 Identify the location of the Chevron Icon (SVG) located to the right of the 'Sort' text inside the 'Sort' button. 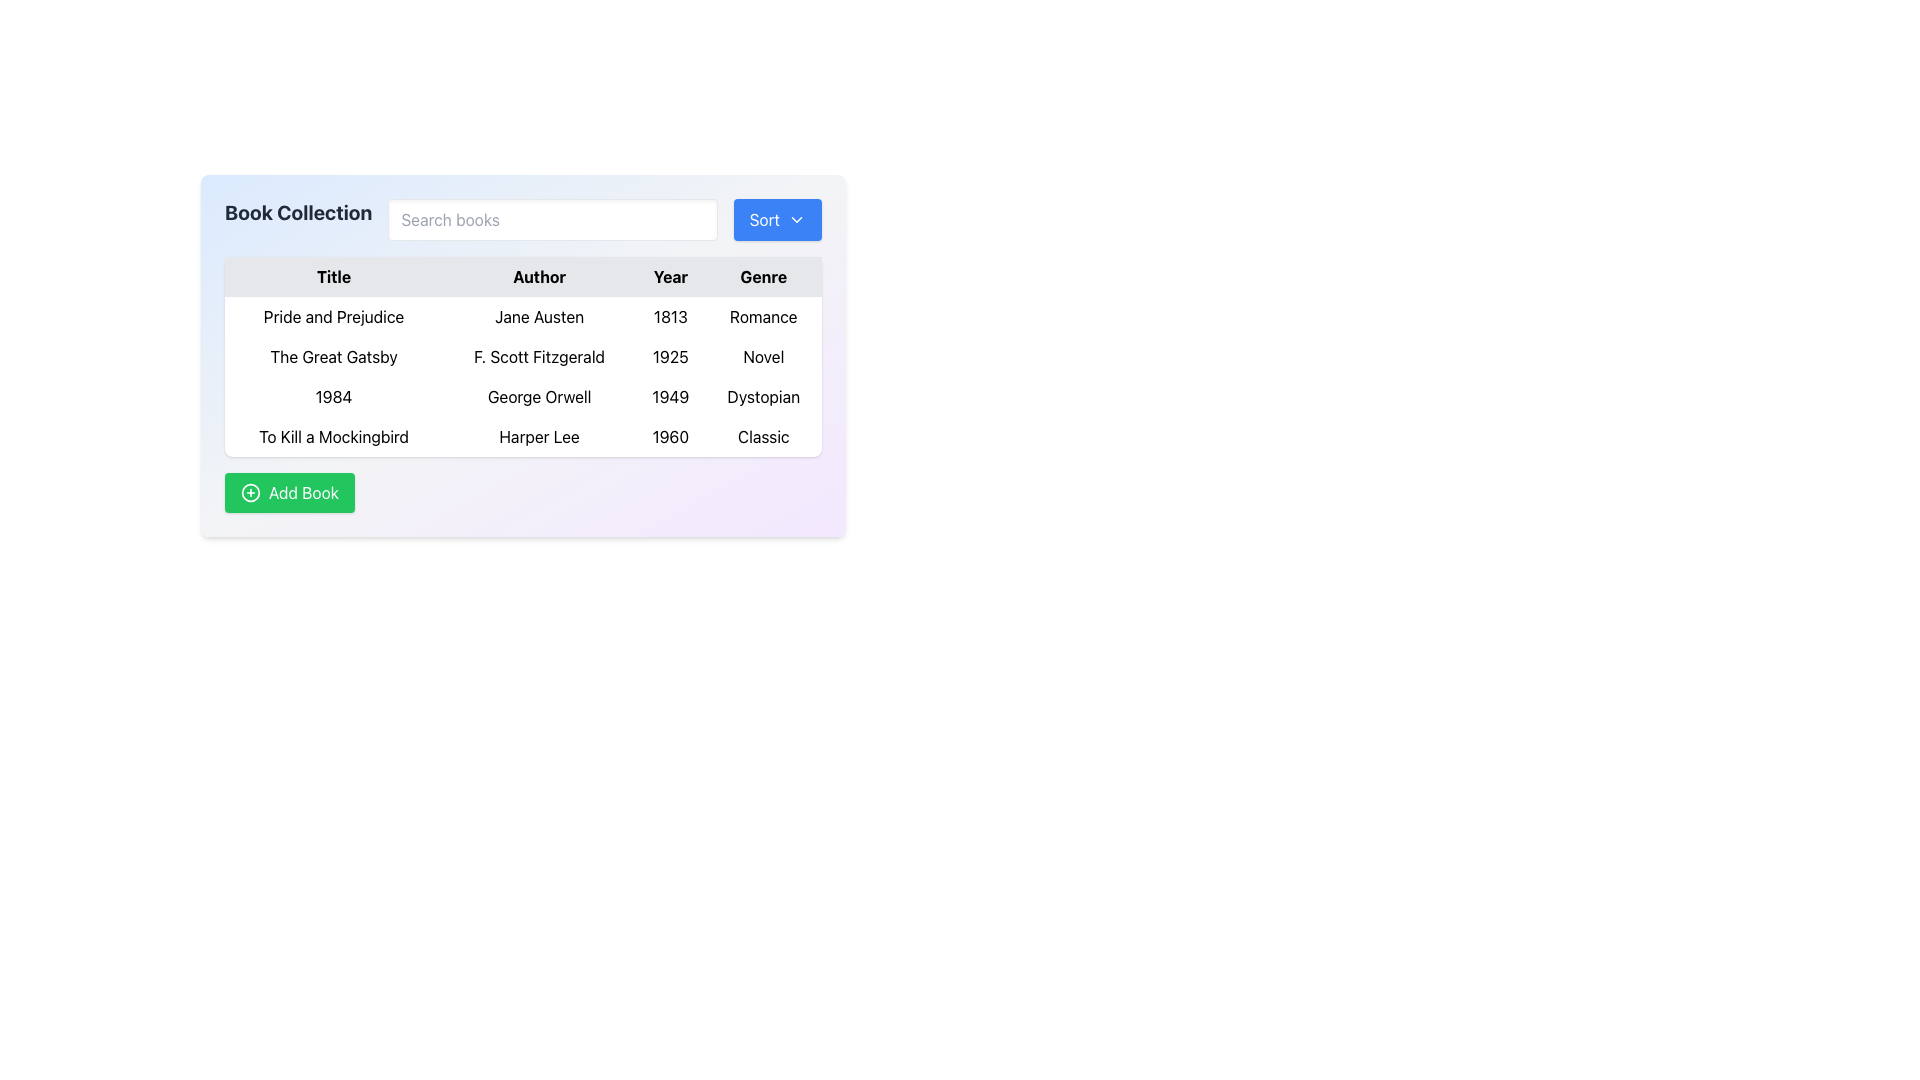
(795, 219).